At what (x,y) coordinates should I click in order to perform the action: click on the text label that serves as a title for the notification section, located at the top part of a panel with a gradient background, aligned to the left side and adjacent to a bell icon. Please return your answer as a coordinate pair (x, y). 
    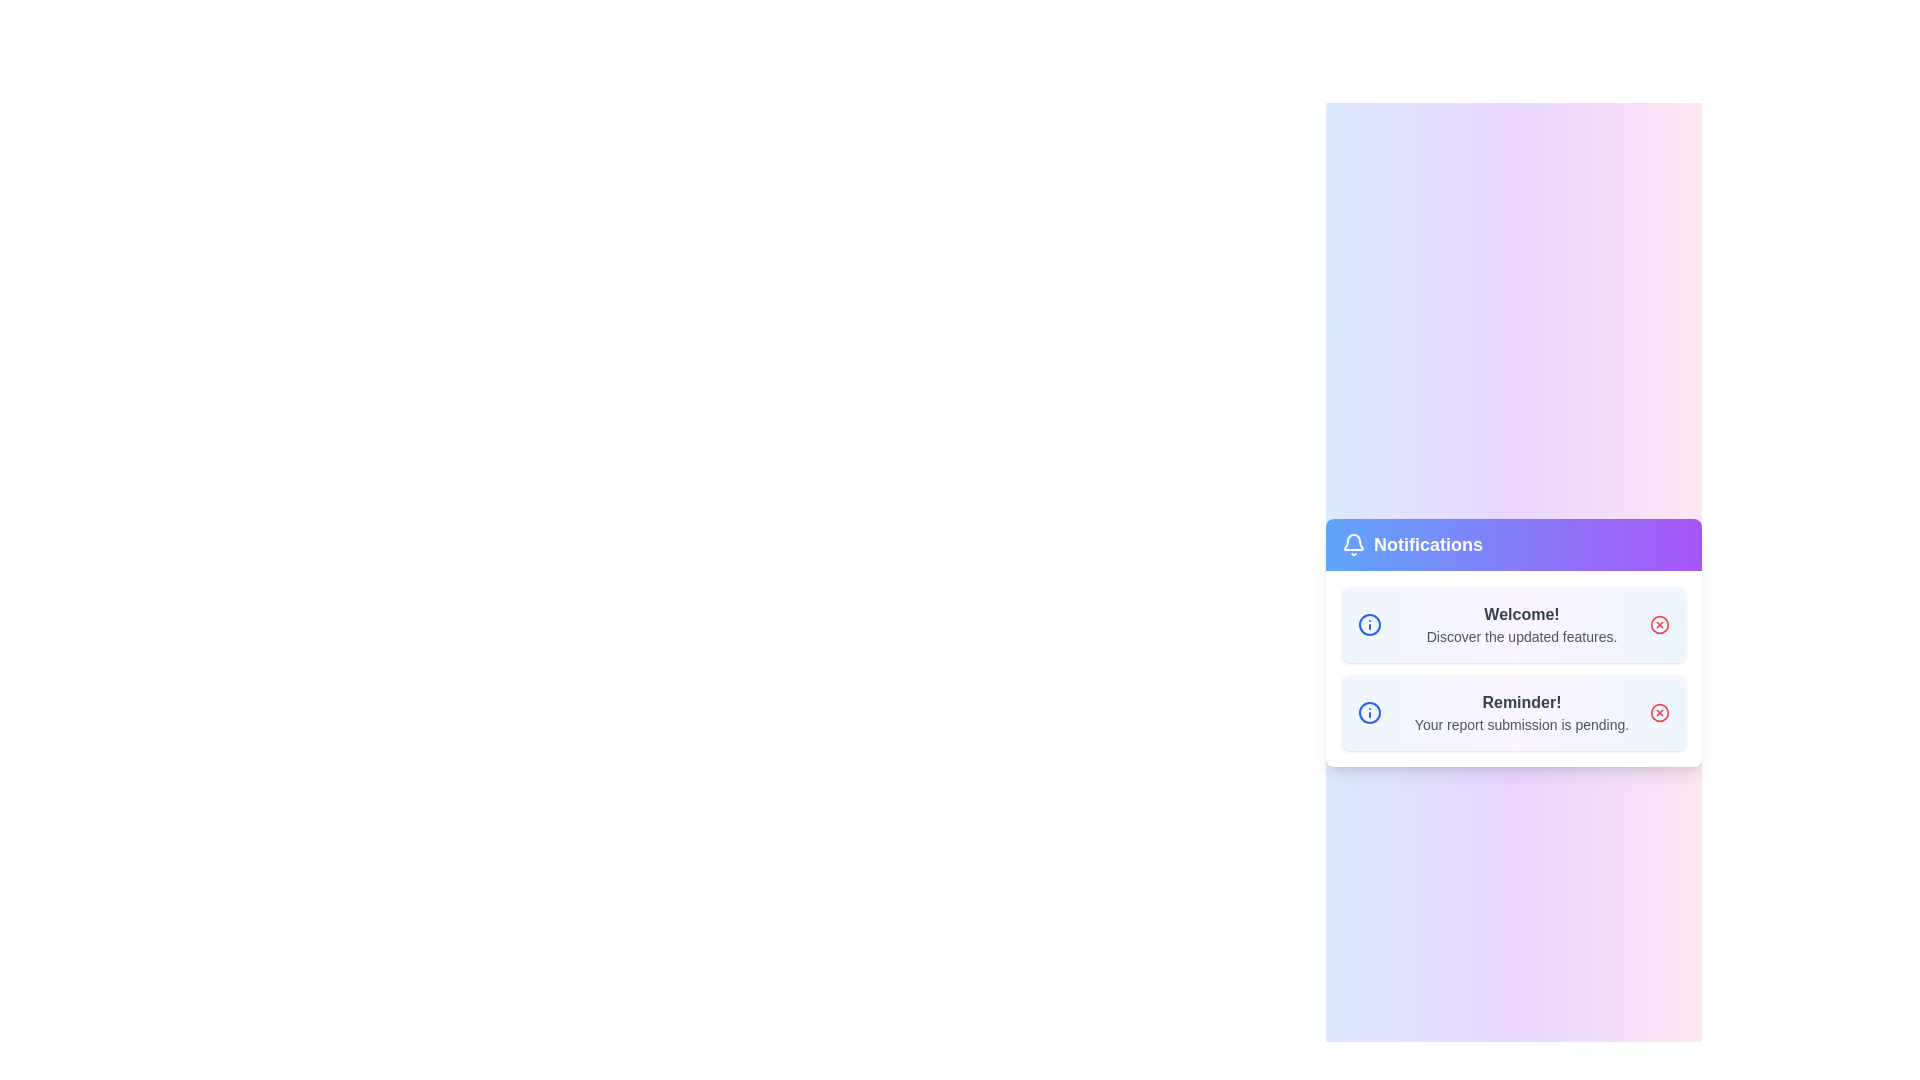
    Looking at the image, I should click on (1411, 544).